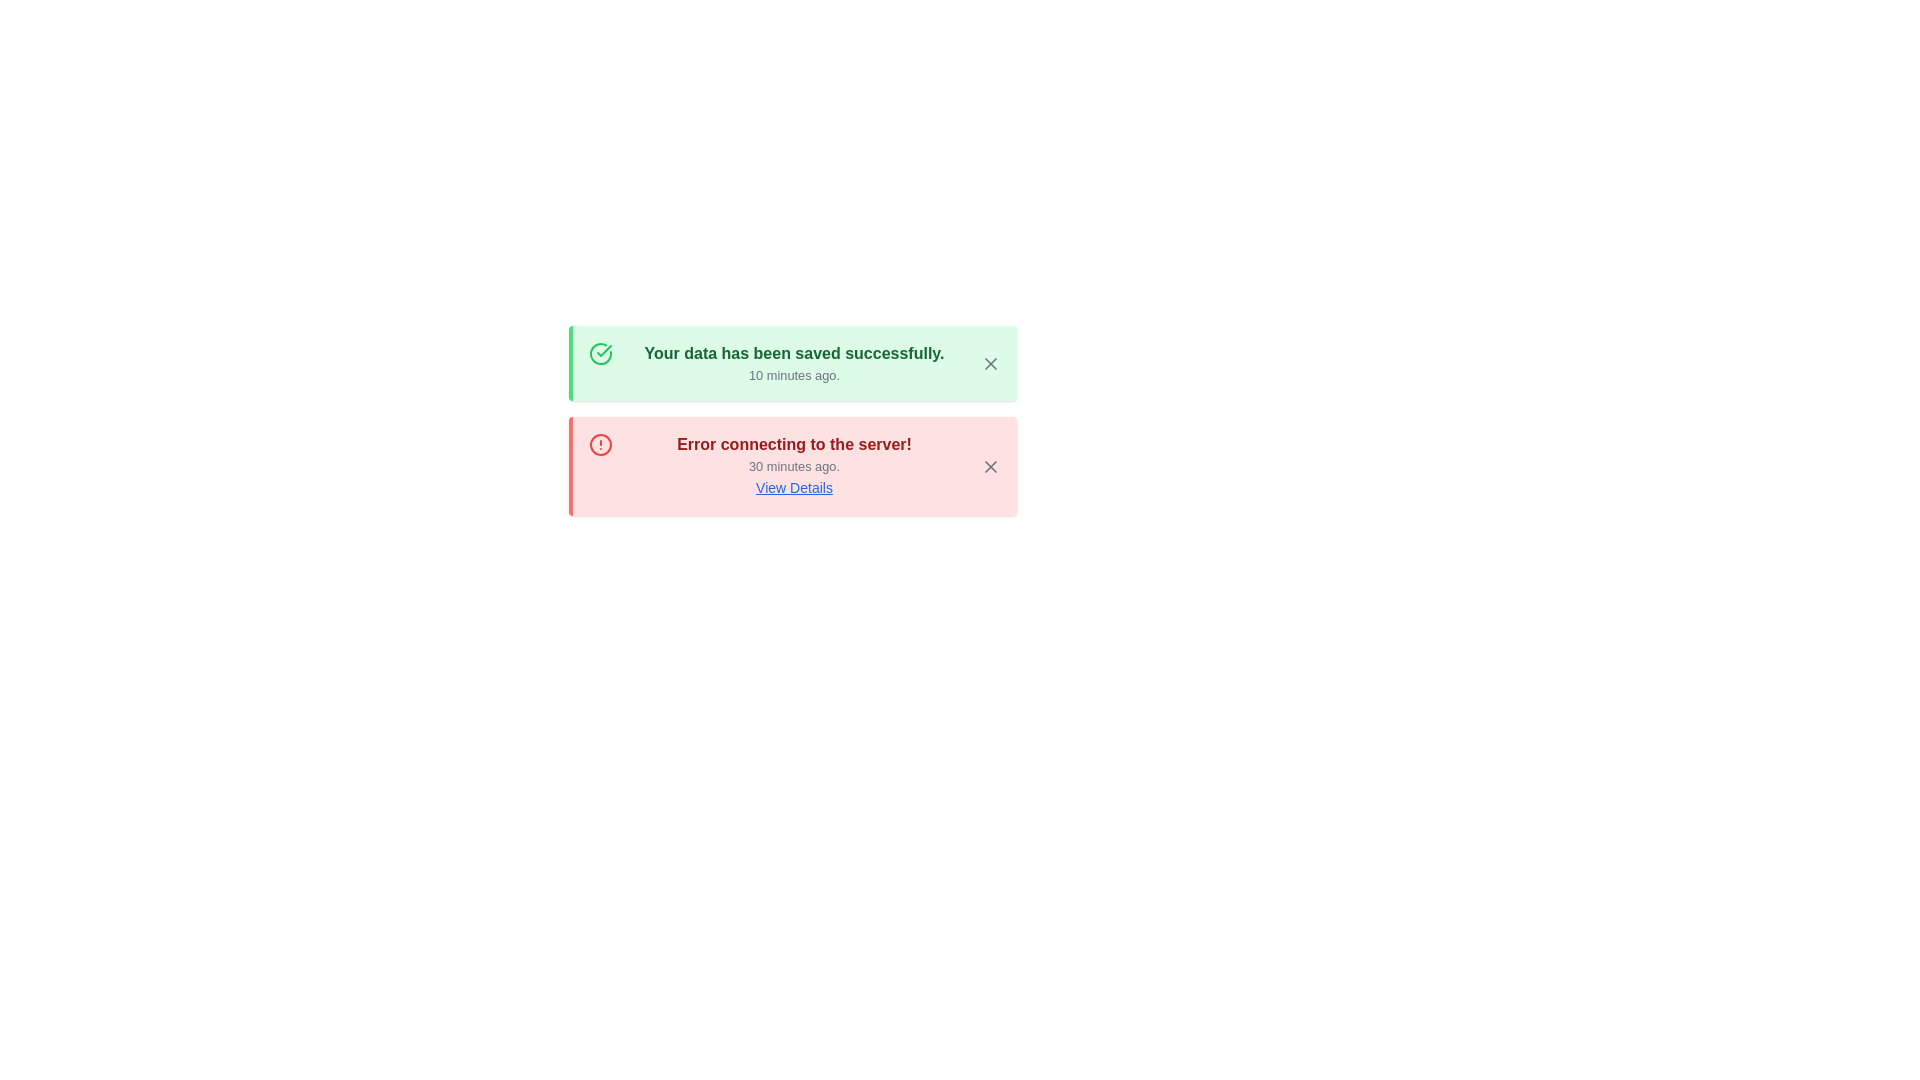  Describe the element at coordinates (990, 363) in the screenshot. I see `the Close button icon located at the top-right corner of the green notification box` at that location.